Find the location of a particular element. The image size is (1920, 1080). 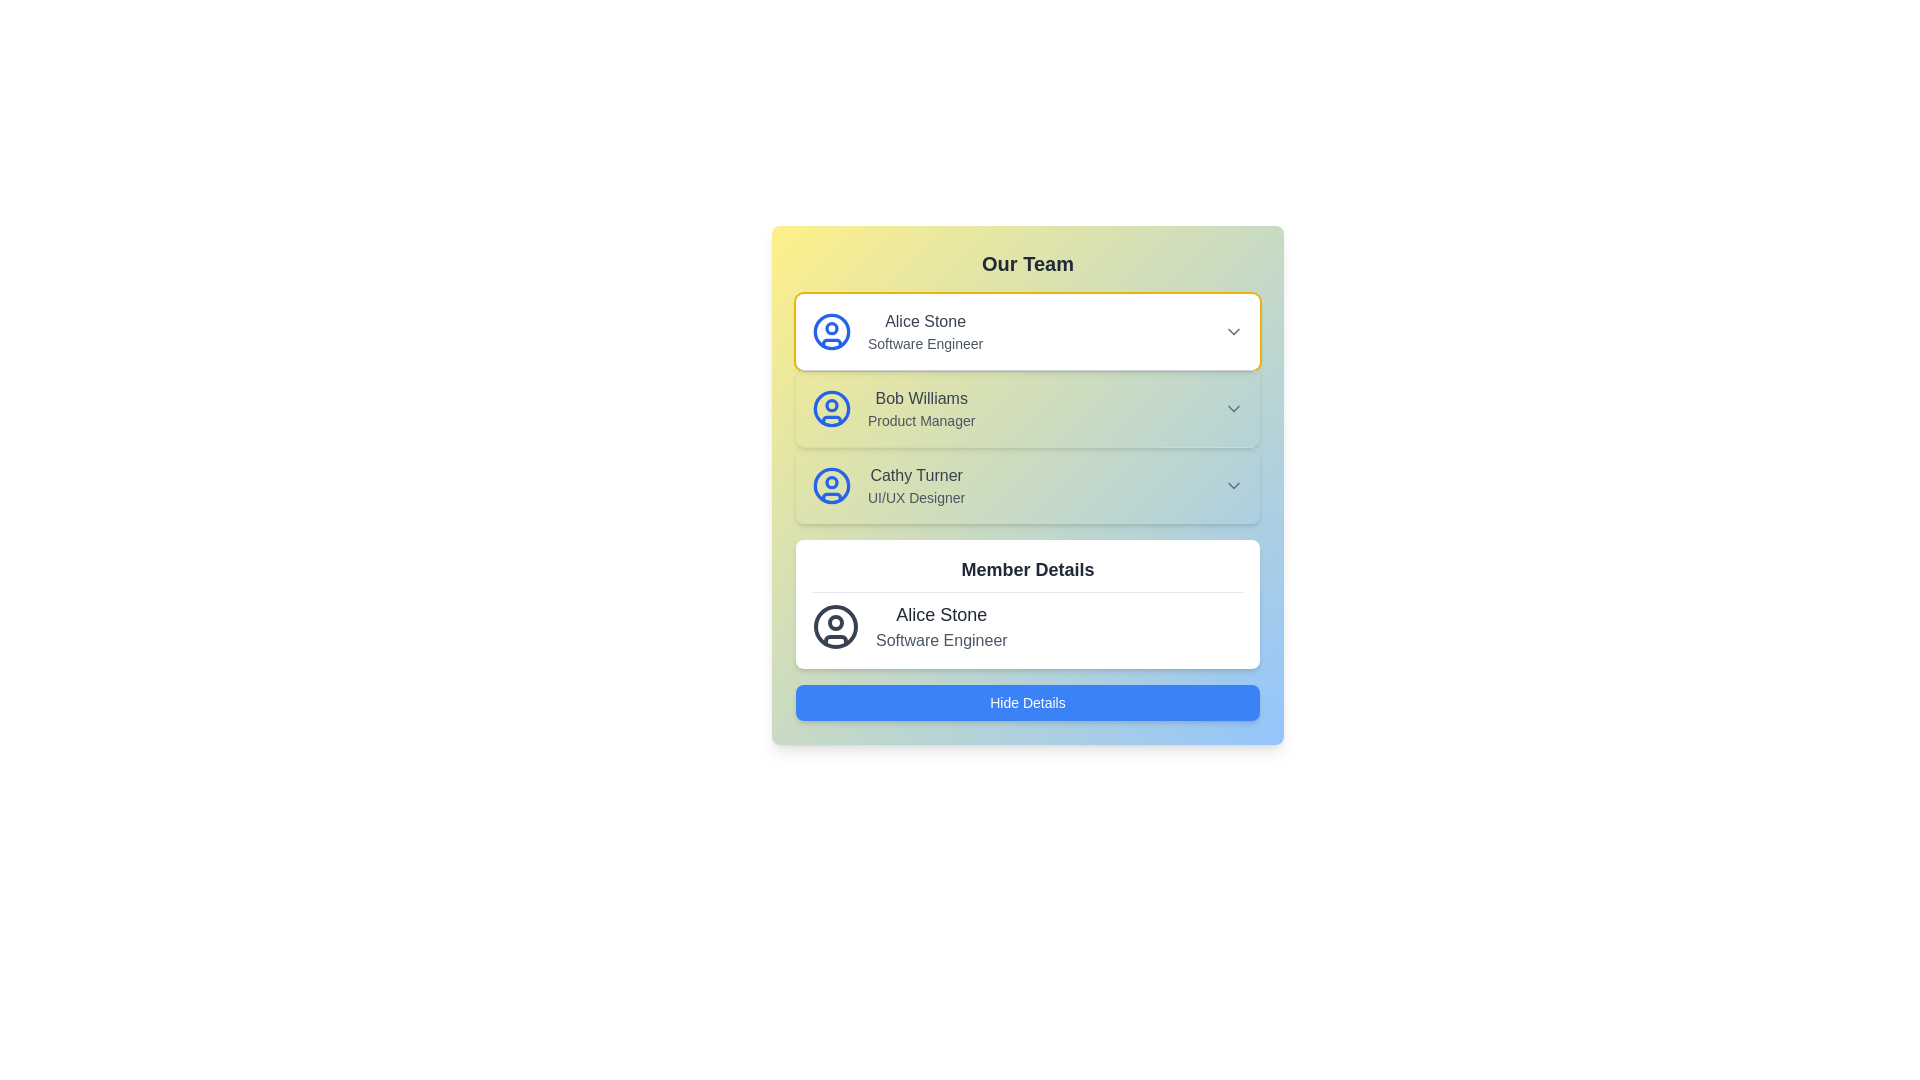

the circular graphic element within the user icon next to 'Alice Stone' in the 'Our Team' section is located at coordinates (831, 326).